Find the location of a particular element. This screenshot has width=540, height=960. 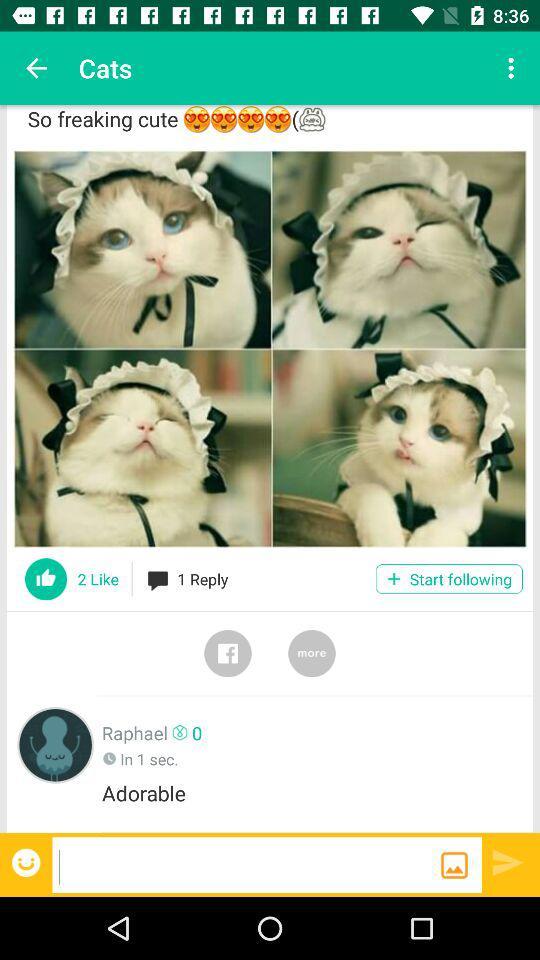

like is located at coordinates (46, 579).